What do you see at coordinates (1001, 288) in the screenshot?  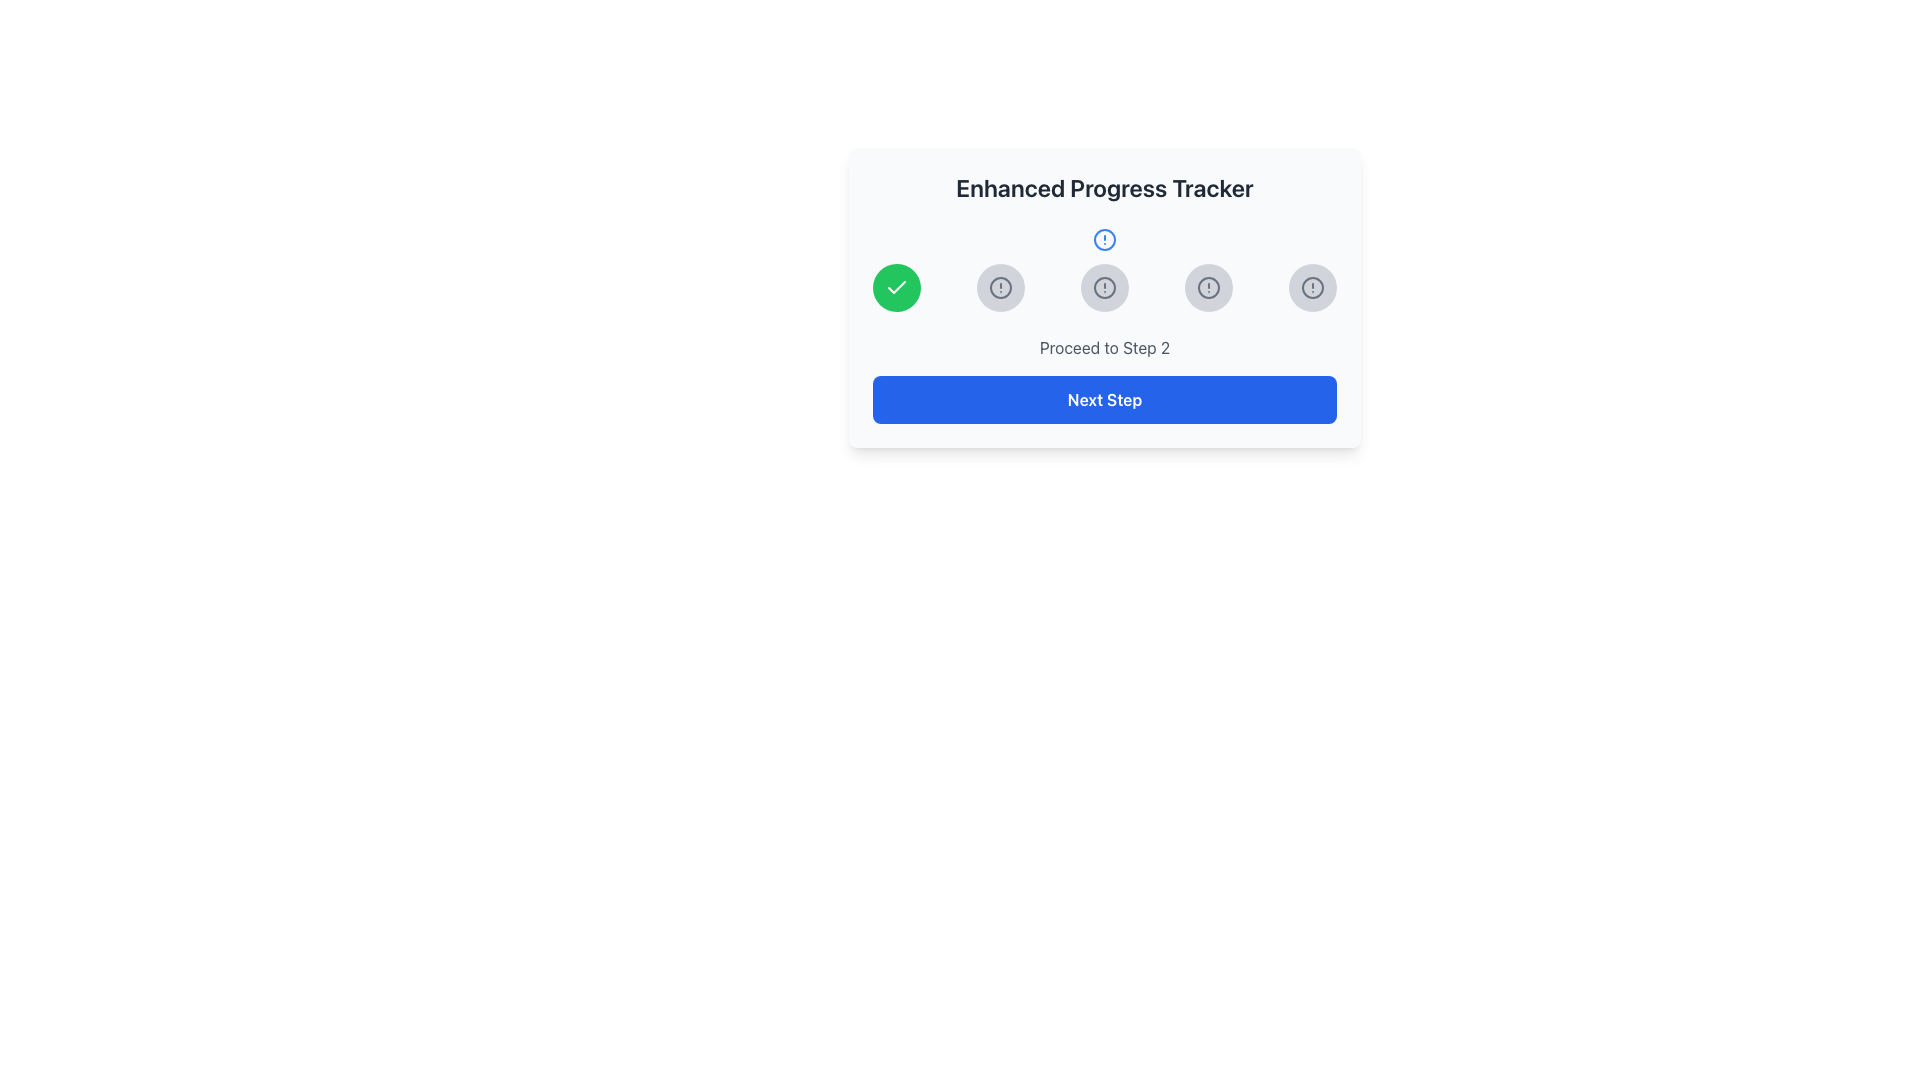 I see `the styling or state of the second circular progress tracker step in the Enhanced Progress Tracker, which is inactive or informational` at bounding box center [1001, 288].